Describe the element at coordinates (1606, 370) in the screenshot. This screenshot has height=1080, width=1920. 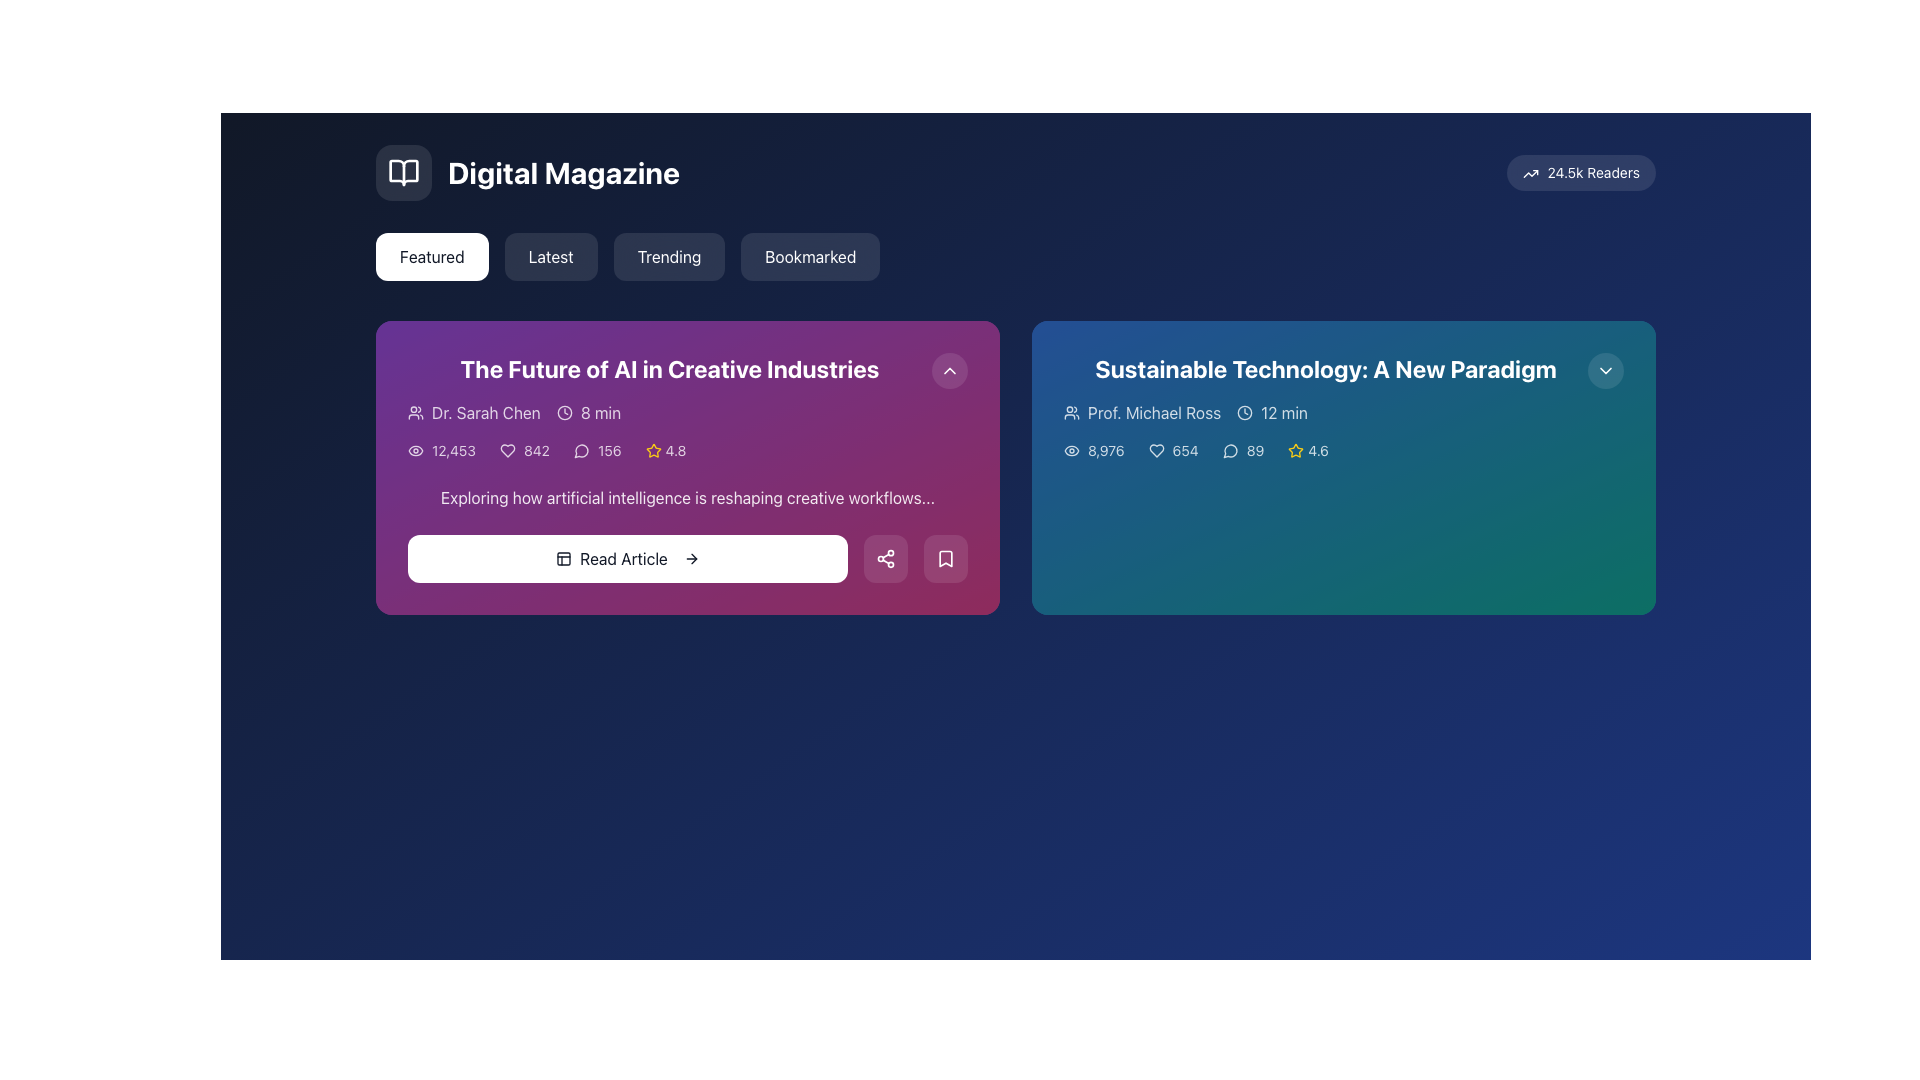
I see `the circular button with a chevron-down icon in the top-right corner of the card labeled 'Sustainable Technology: A New Paradigm'` at that location.